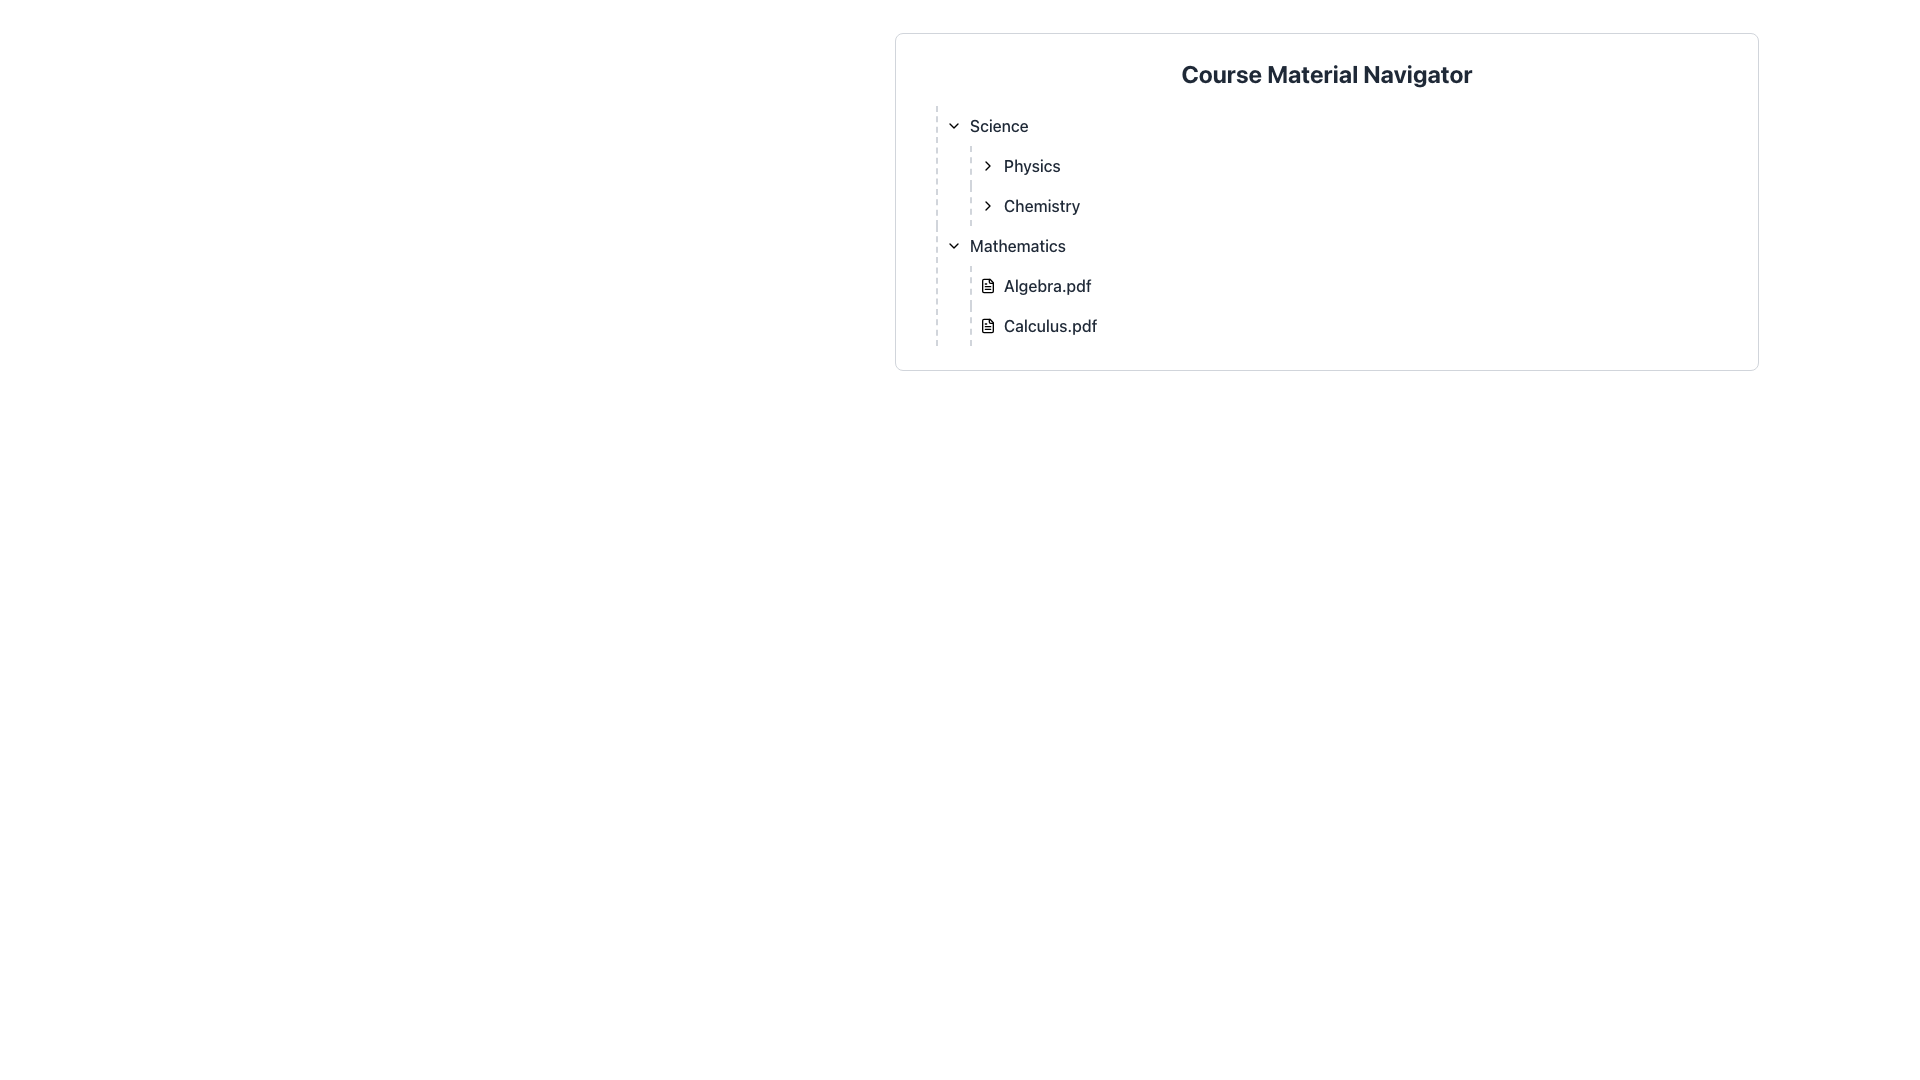 The width and height of the screenshot is (1920, 1080). I want to click on the icon that indicates the state of the 'Mathematics' section in the course material navigator, so click(953, 245).